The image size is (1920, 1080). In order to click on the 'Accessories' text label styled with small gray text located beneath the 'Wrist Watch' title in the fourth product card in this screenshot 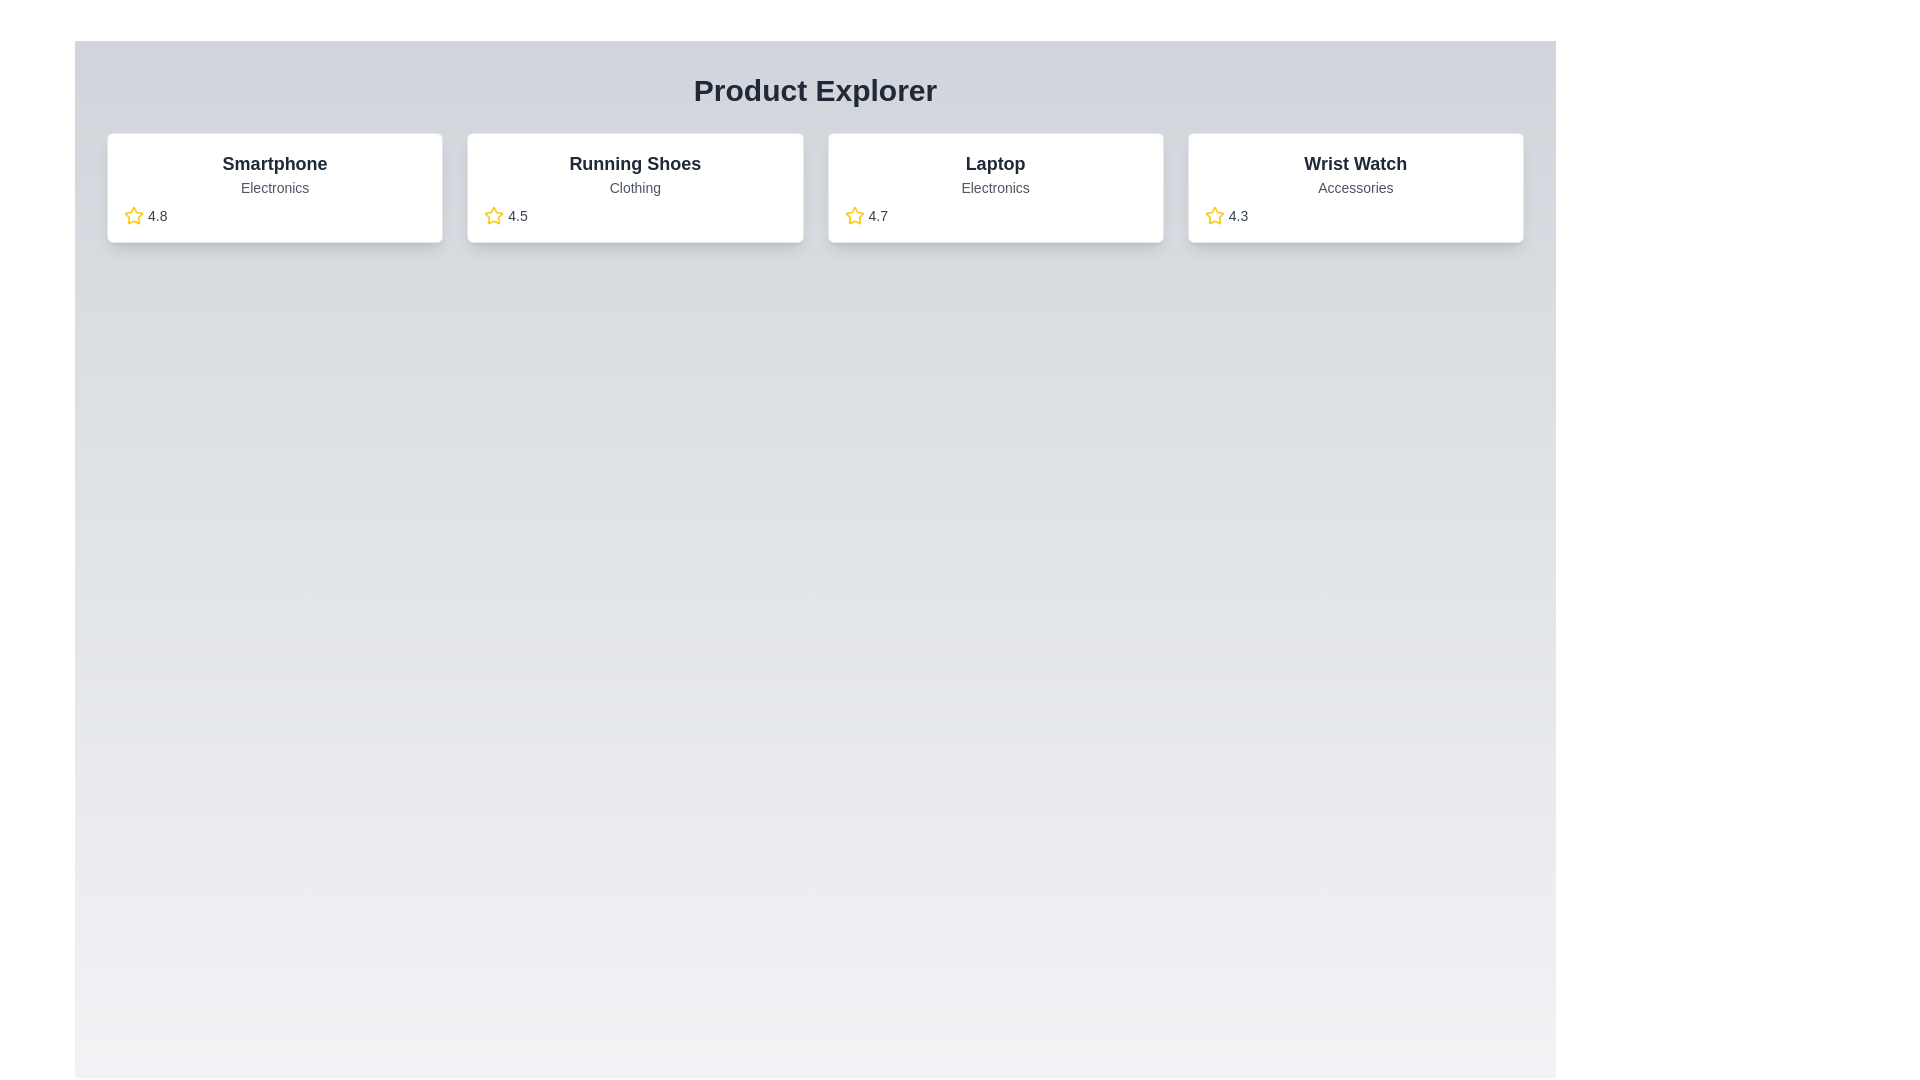, I will do `click(1355, 188)`.